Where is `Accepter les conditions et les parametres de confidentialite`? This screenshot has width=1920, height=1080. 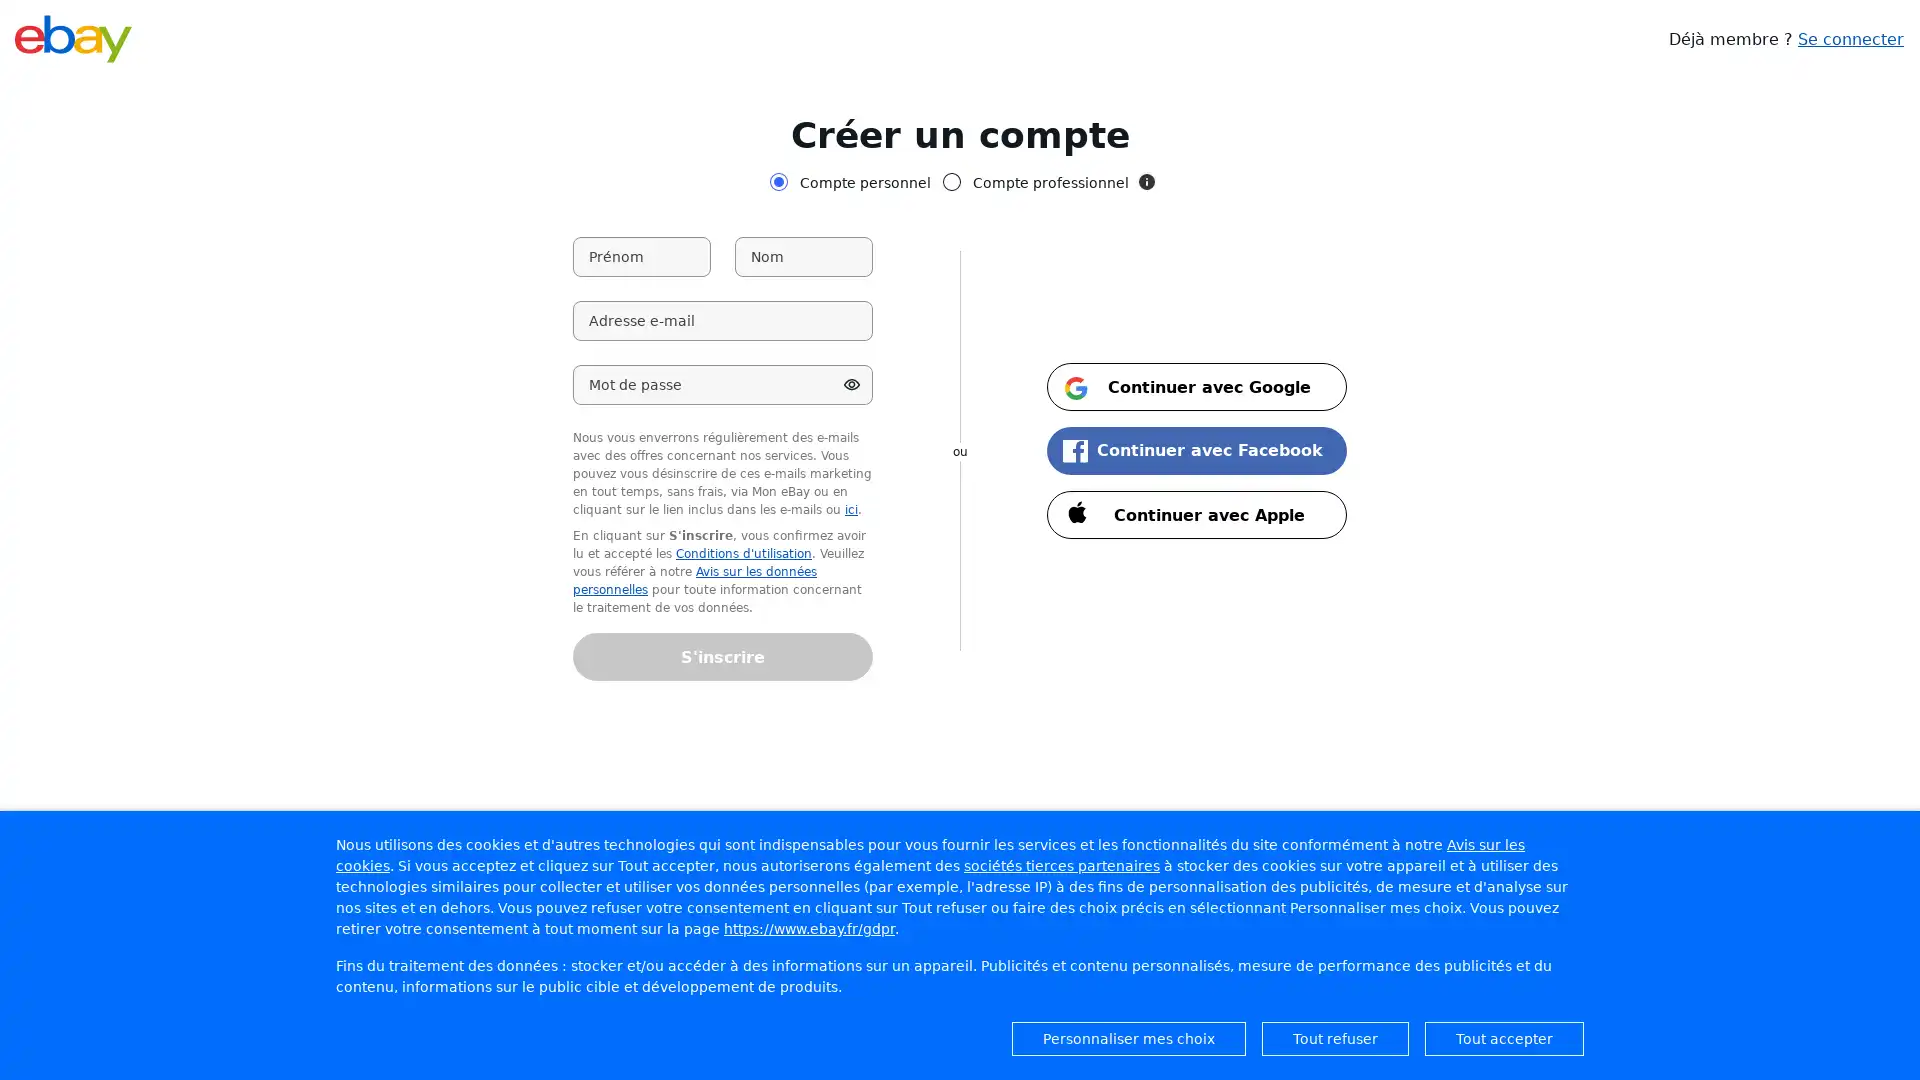 Accepter les conditions et les parametres de confidentialite is located at coordinates (1504, 1037).